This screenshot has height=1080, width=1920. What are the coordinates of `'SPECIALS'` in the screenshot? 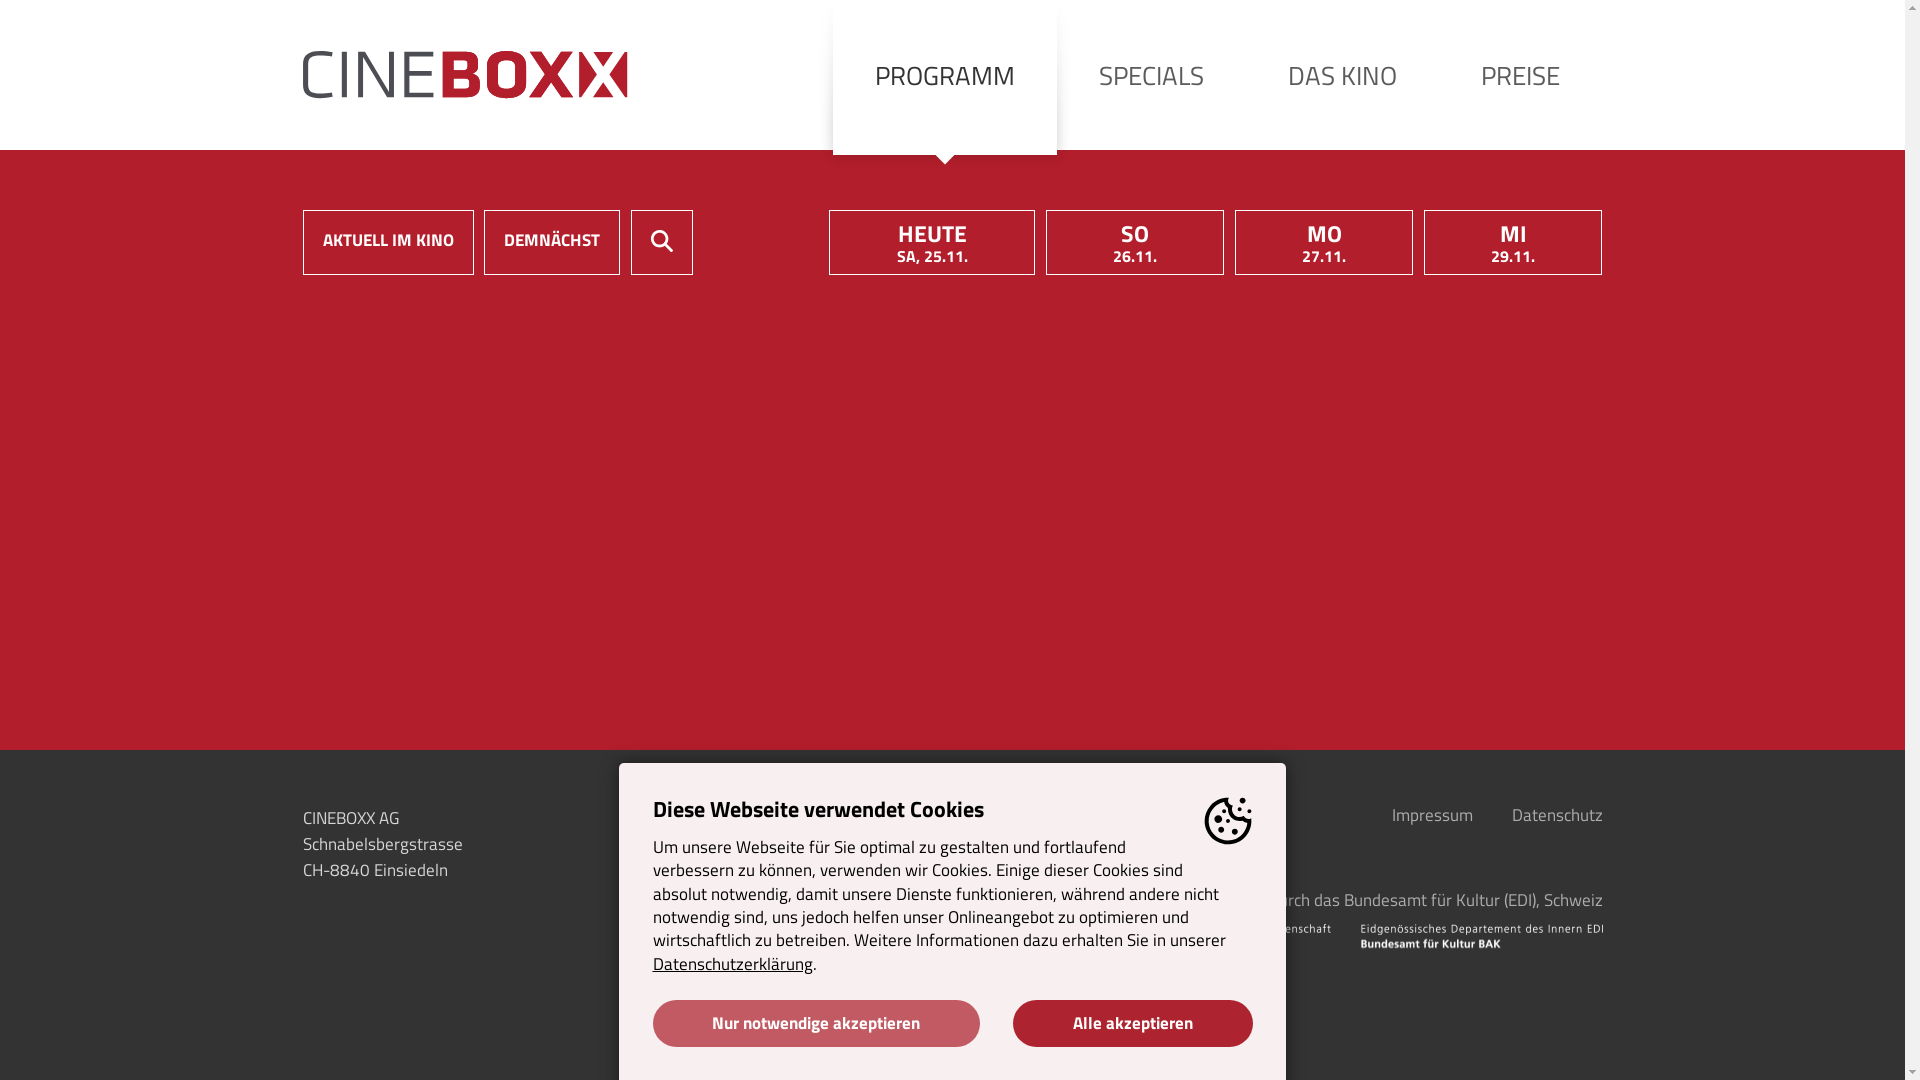 It's located at (1151, 73).